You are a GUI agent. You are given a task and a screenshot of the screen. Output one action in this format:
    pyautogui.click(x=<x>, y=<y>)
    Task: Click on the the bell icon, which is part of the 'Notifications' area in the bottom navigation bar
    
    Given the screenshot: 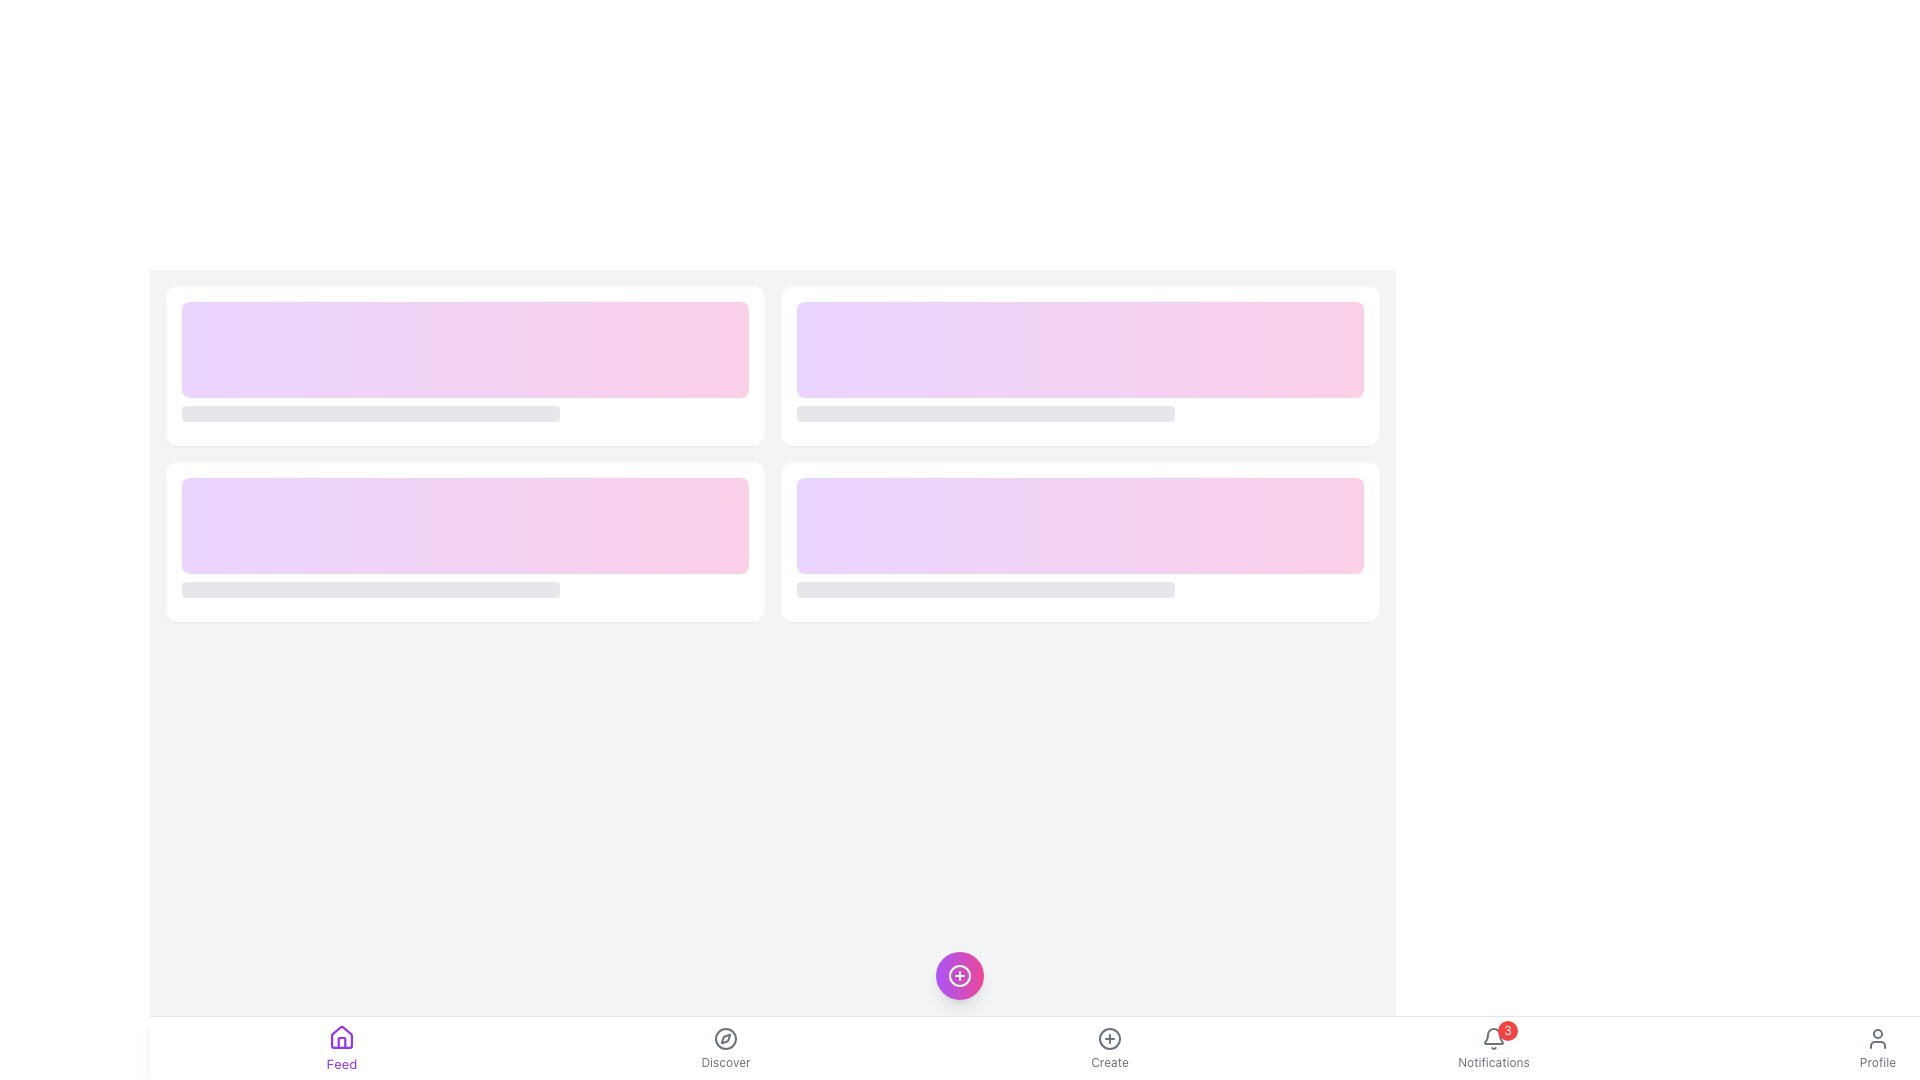 What is the action you would take?
    pyautogui.click(x=1493, y=1036)
    